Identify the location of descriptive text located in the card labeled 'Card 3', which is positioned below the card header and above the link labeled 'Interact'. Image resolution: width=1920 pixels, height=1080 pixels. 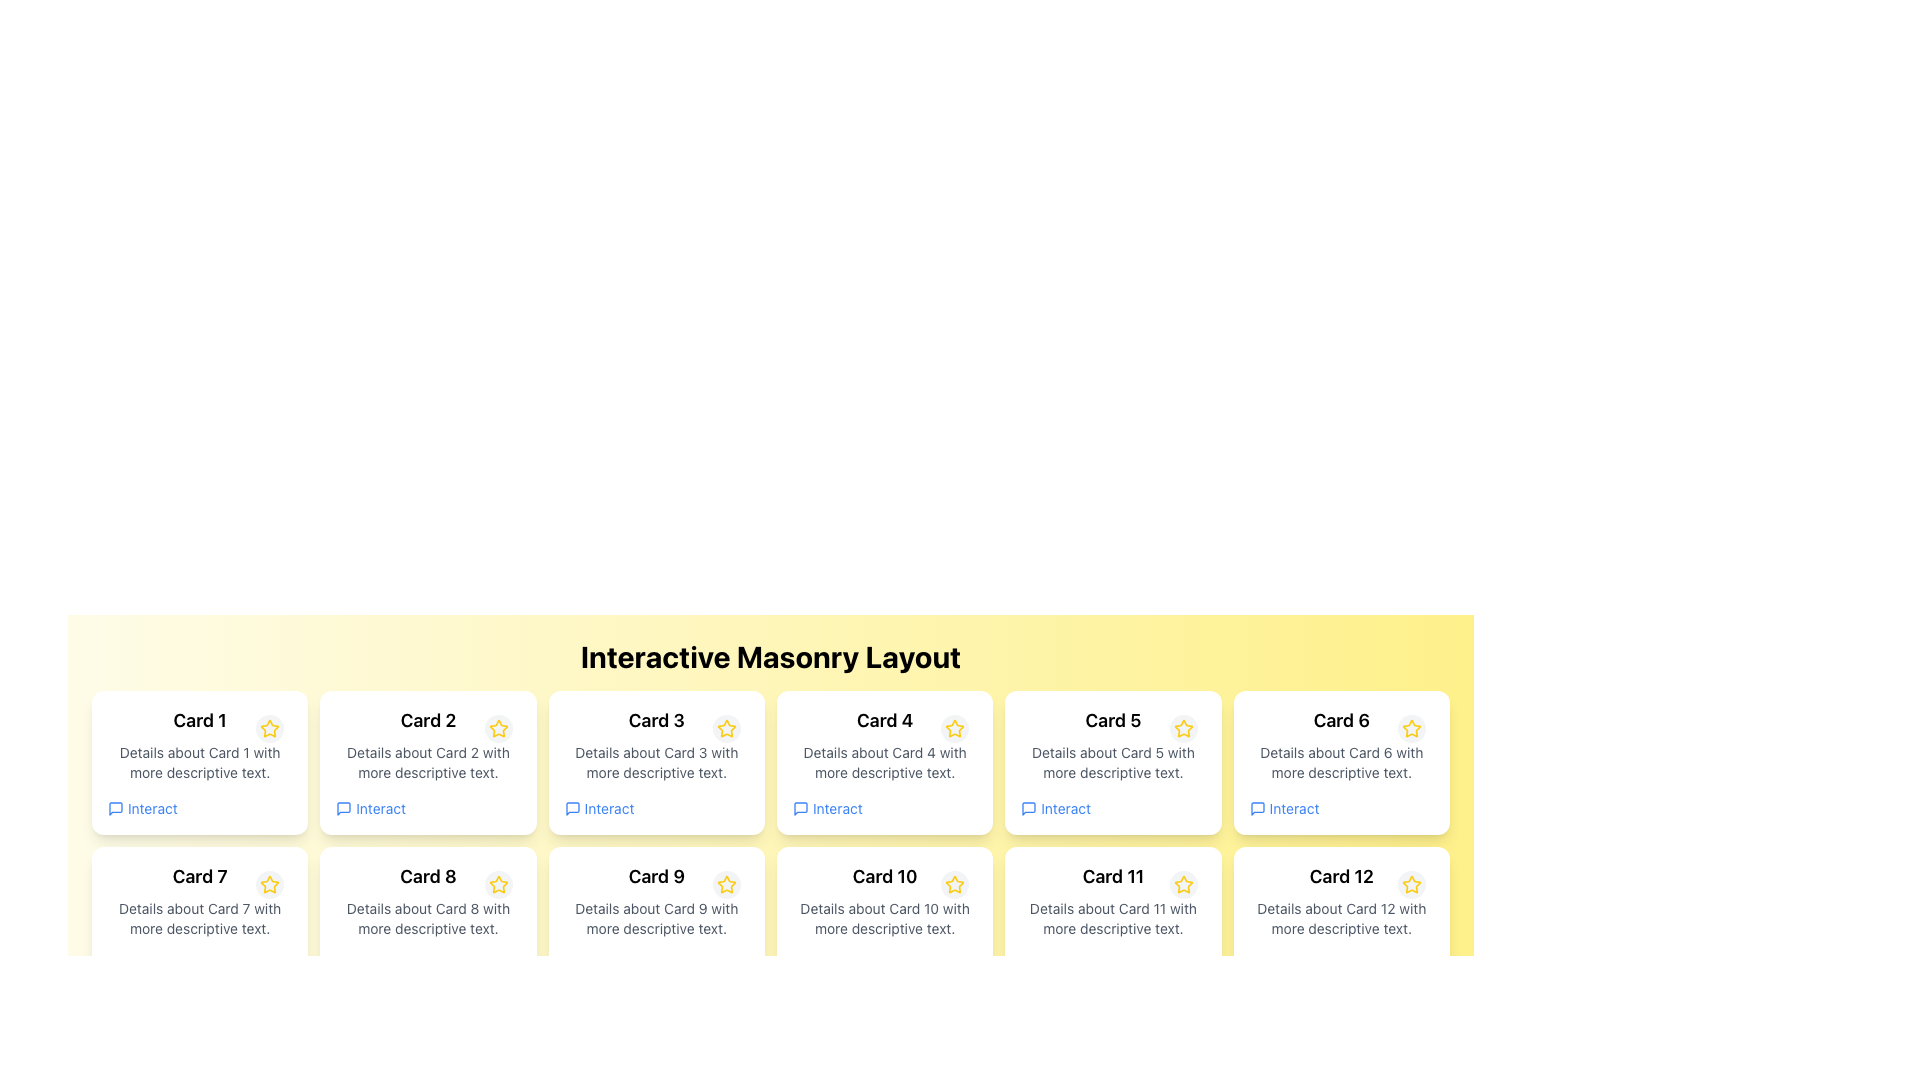
(656, 763).